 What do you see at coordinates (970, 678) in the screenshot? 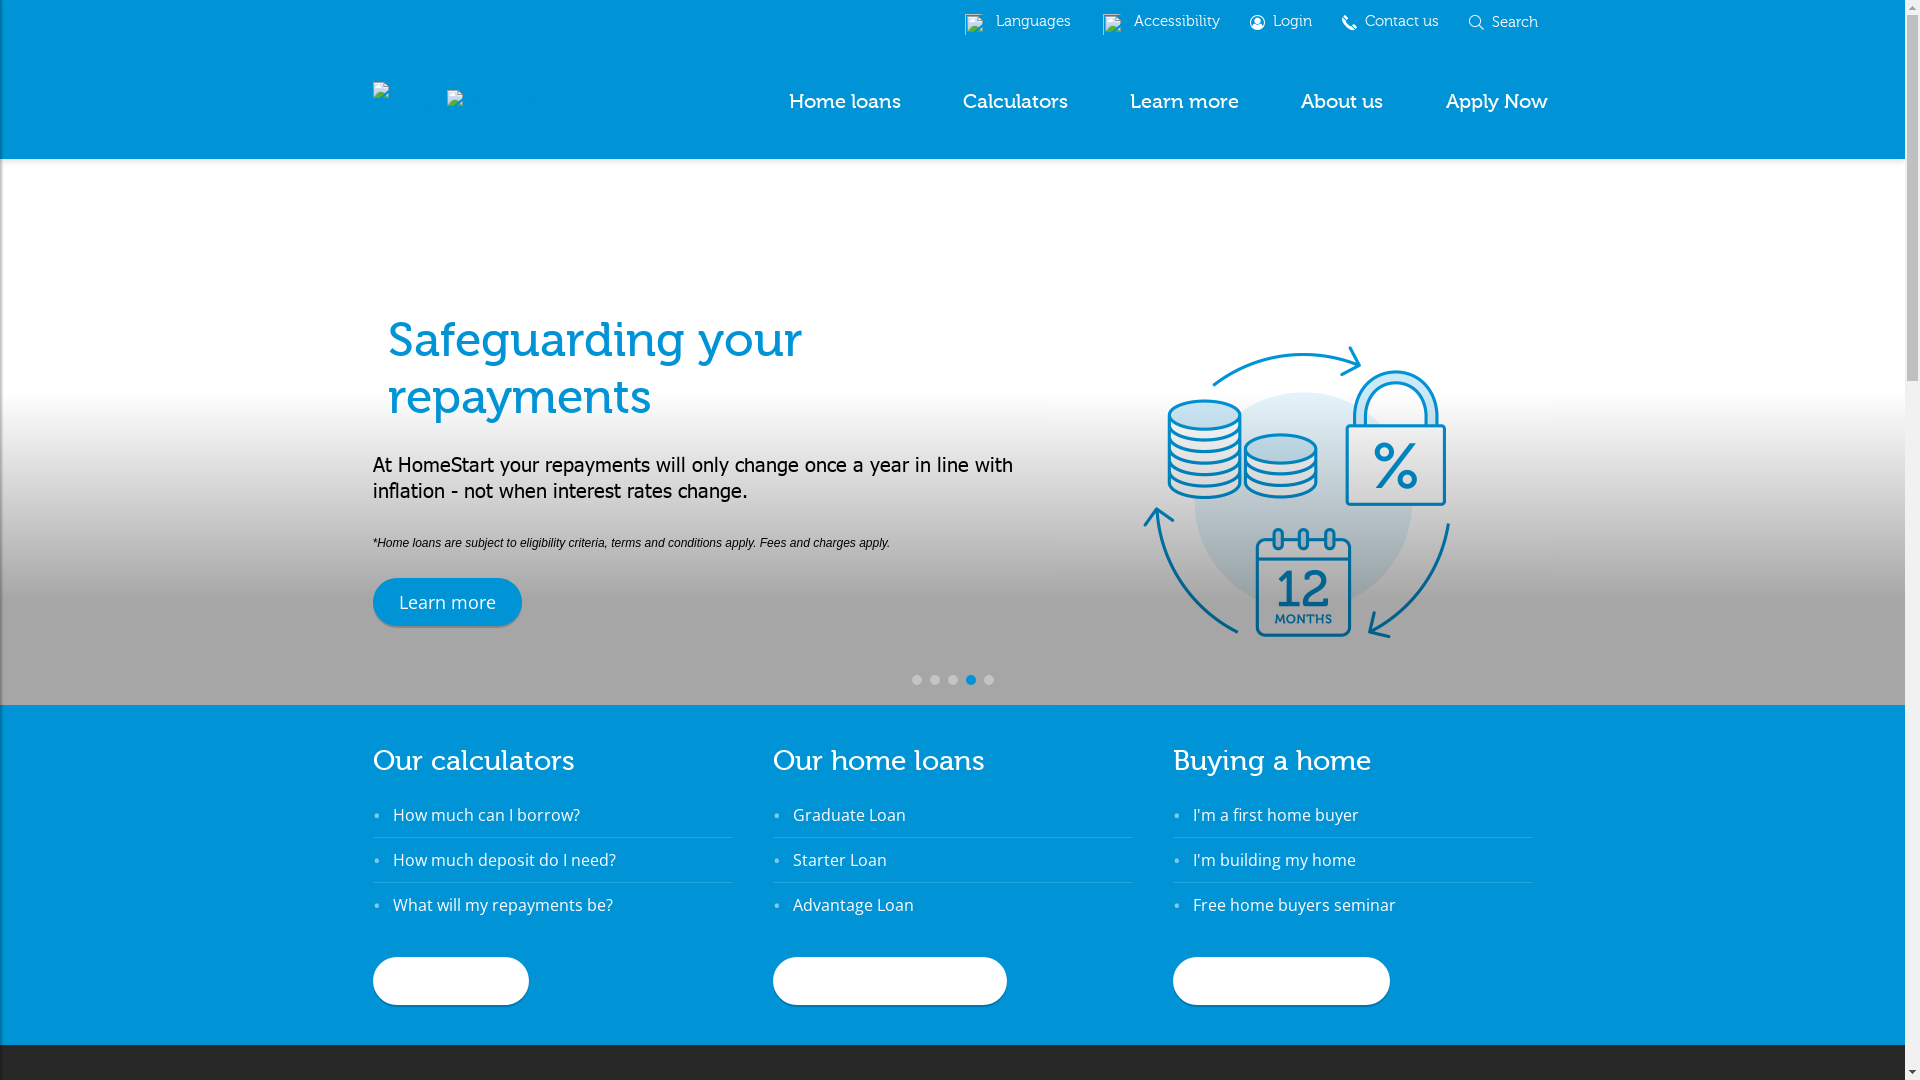
I see `'4'` at bounding box center [970, 678].